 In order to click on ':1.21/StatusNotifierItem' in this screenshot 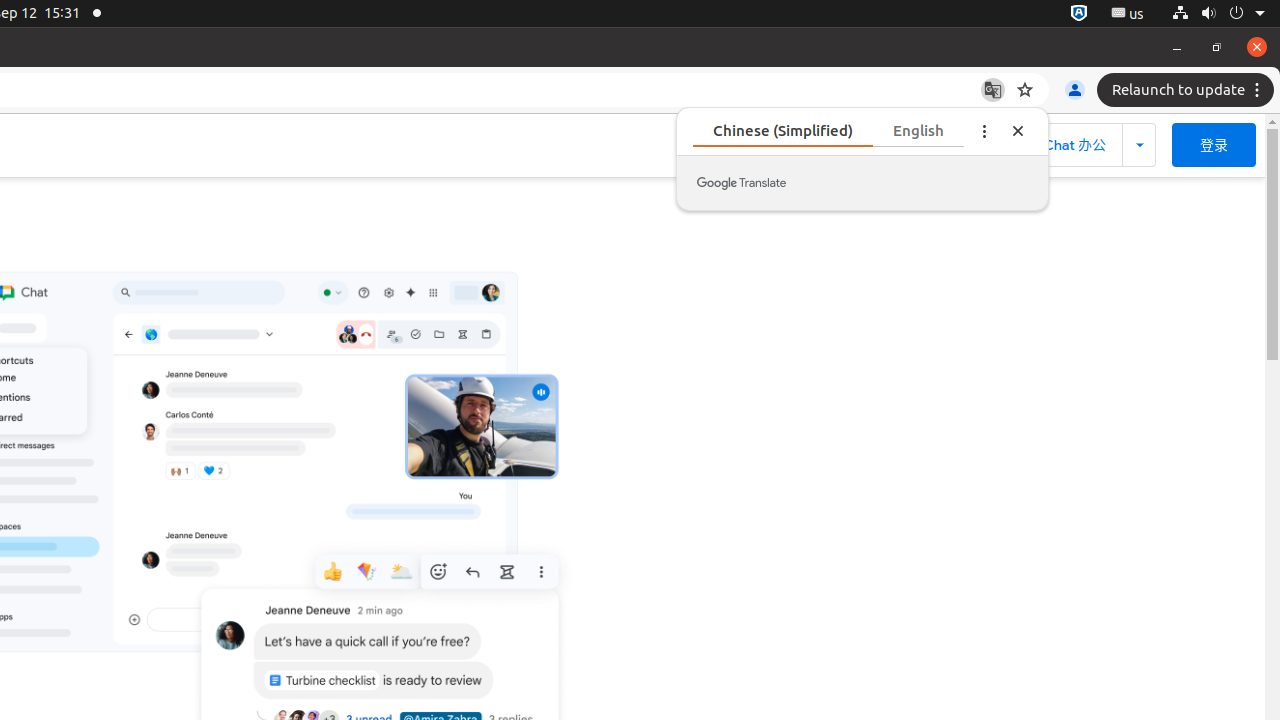, I will do `click(1127, 13)`.